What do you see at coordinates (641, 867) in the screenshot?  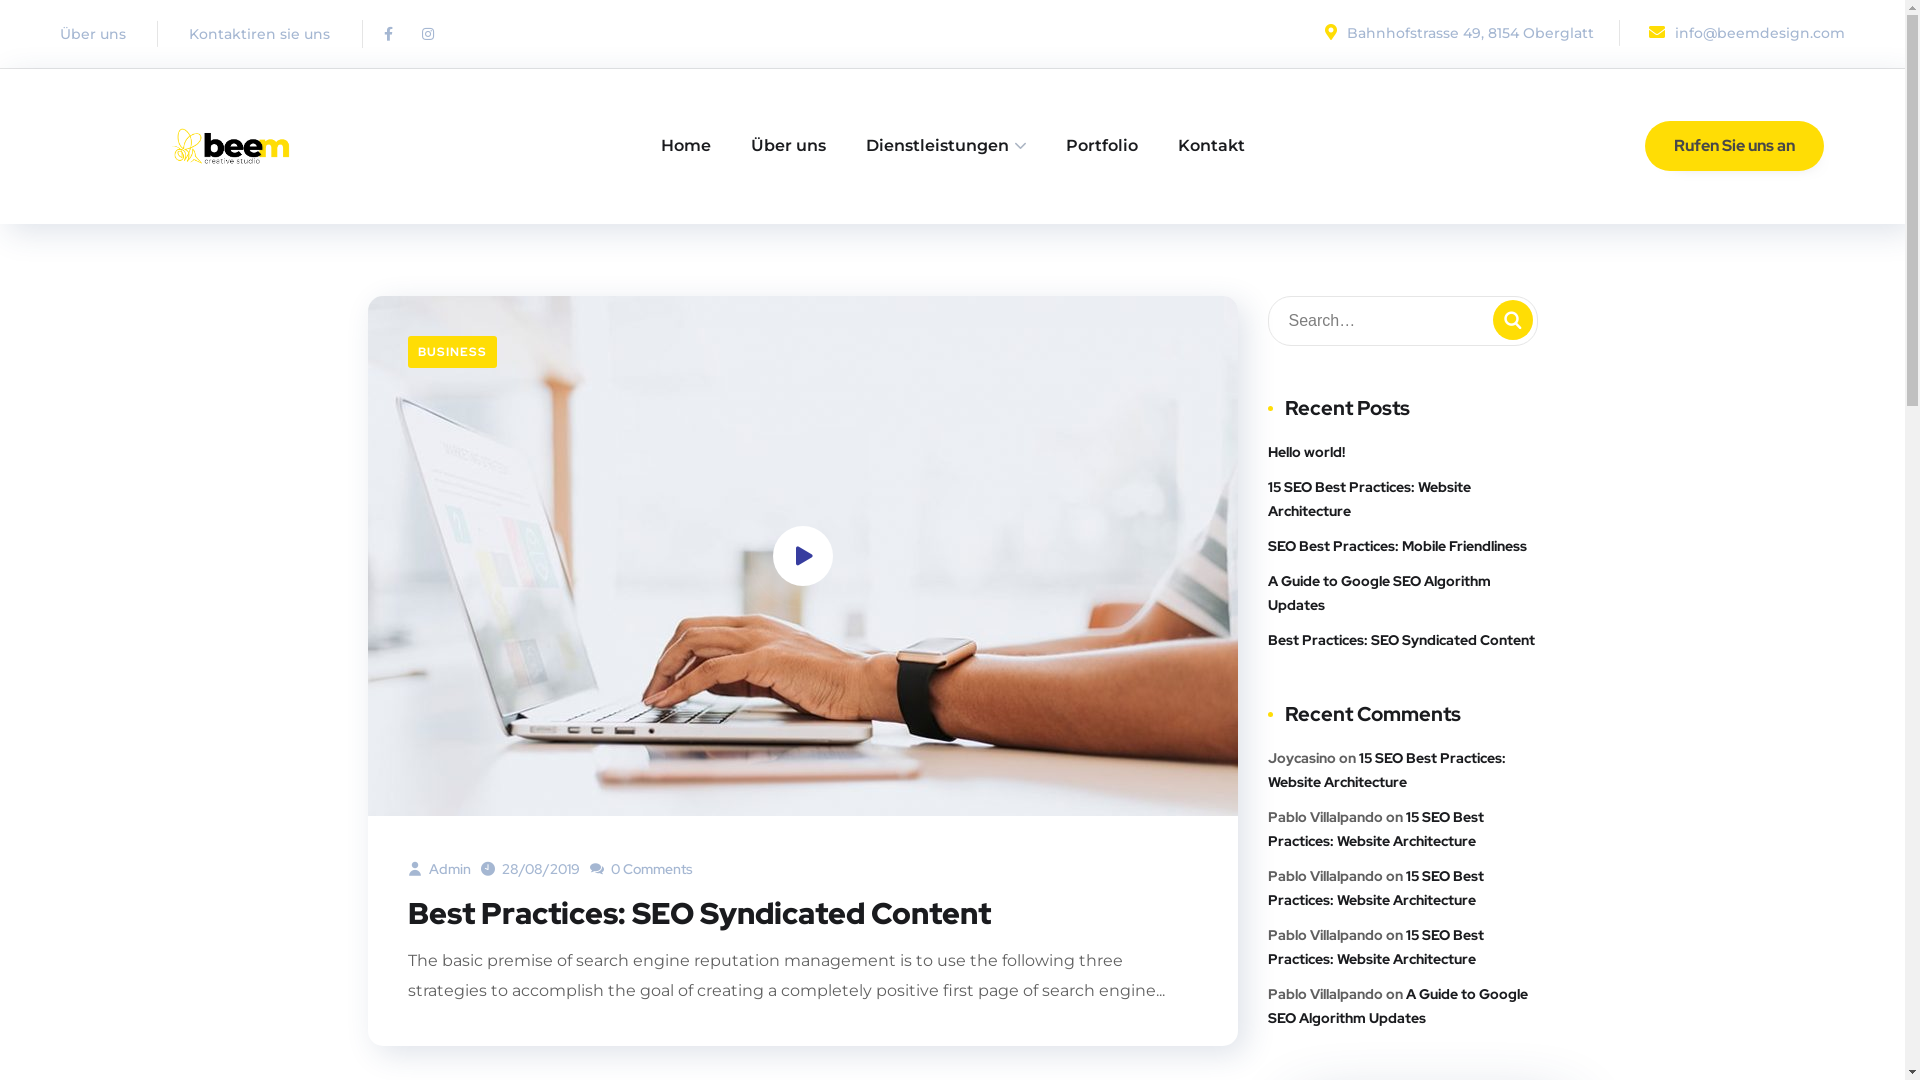 I see `'0 Comments'` at bounding box center [641, 867].